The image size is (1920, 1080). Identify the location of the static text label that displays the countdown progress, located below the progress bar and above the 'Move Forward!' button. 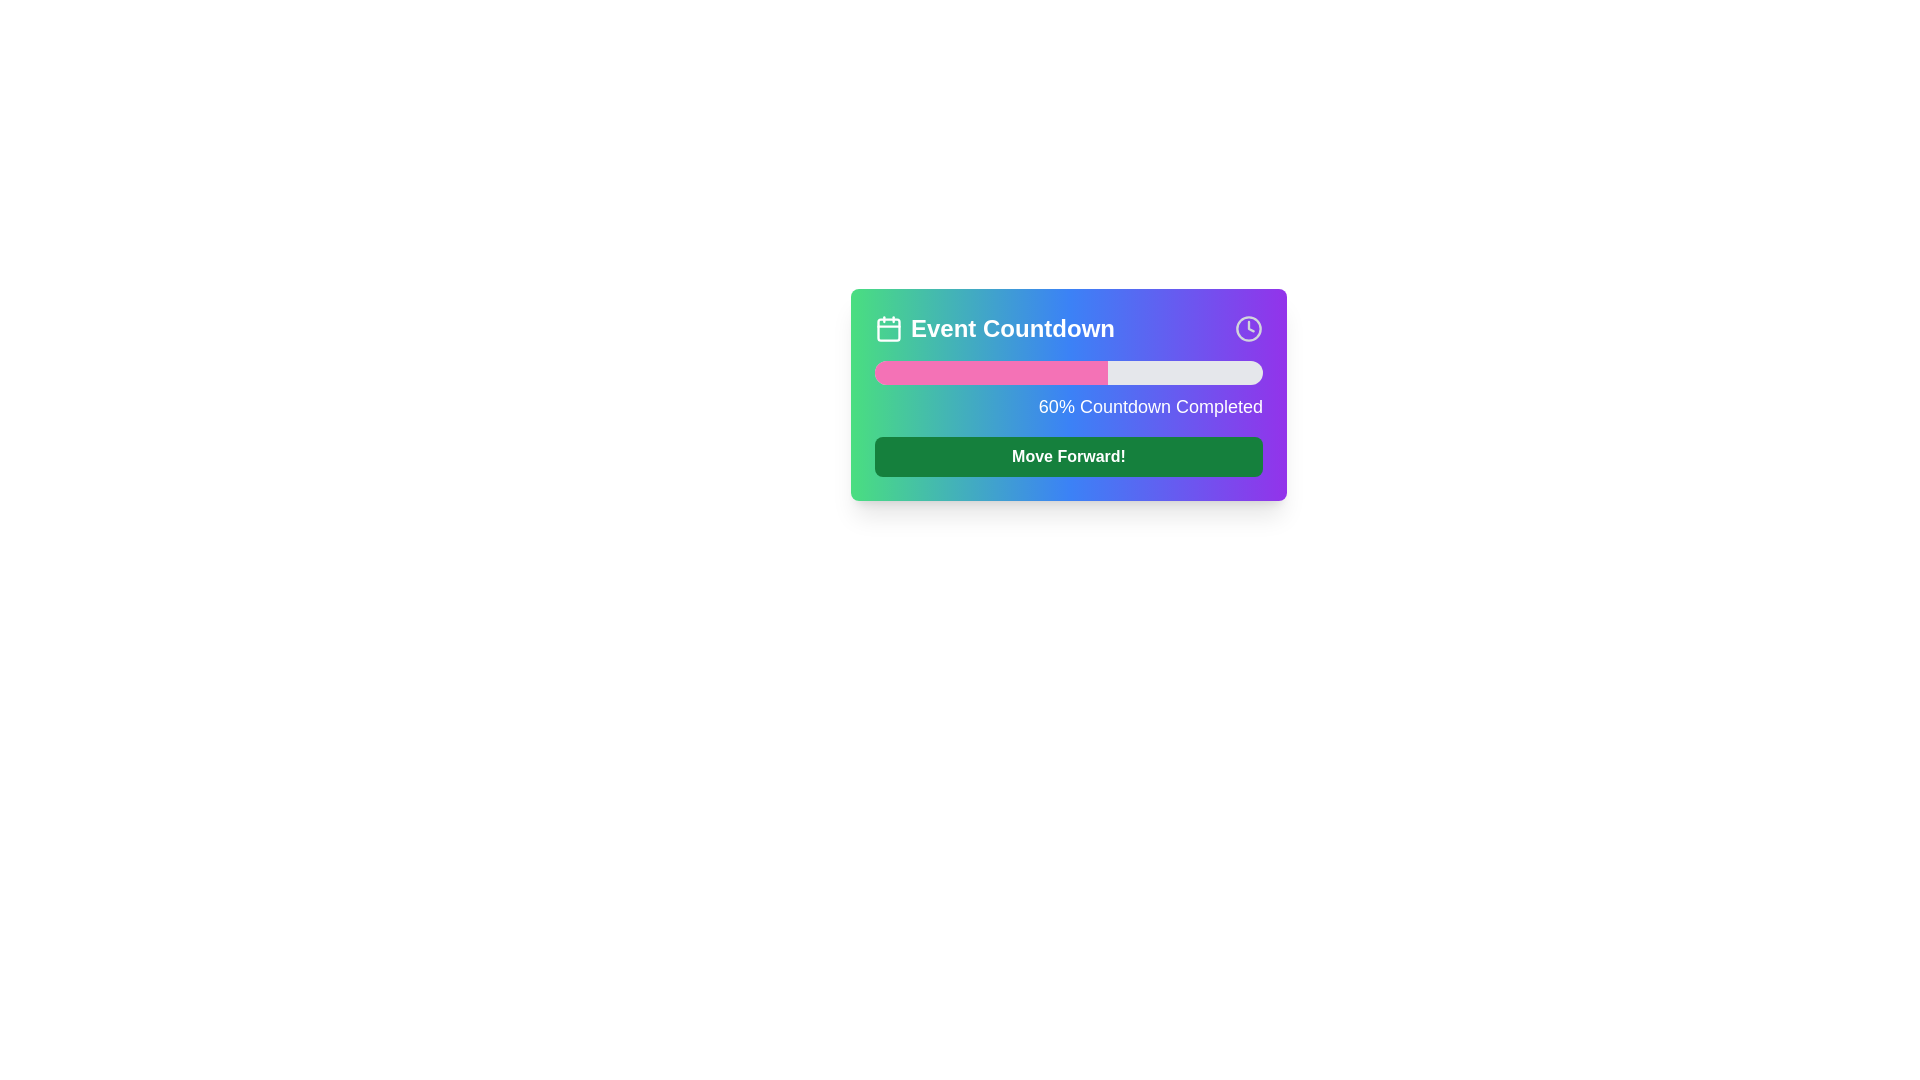
(1068, 406).